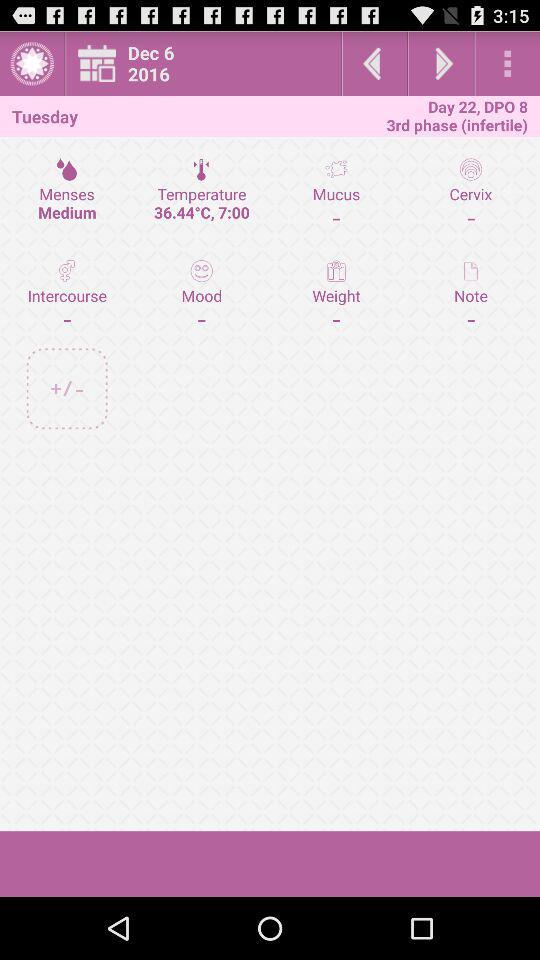  What do you see at coordinates (470, 293) in the screenshot?
I see `note` at bounding box center [470, 293].